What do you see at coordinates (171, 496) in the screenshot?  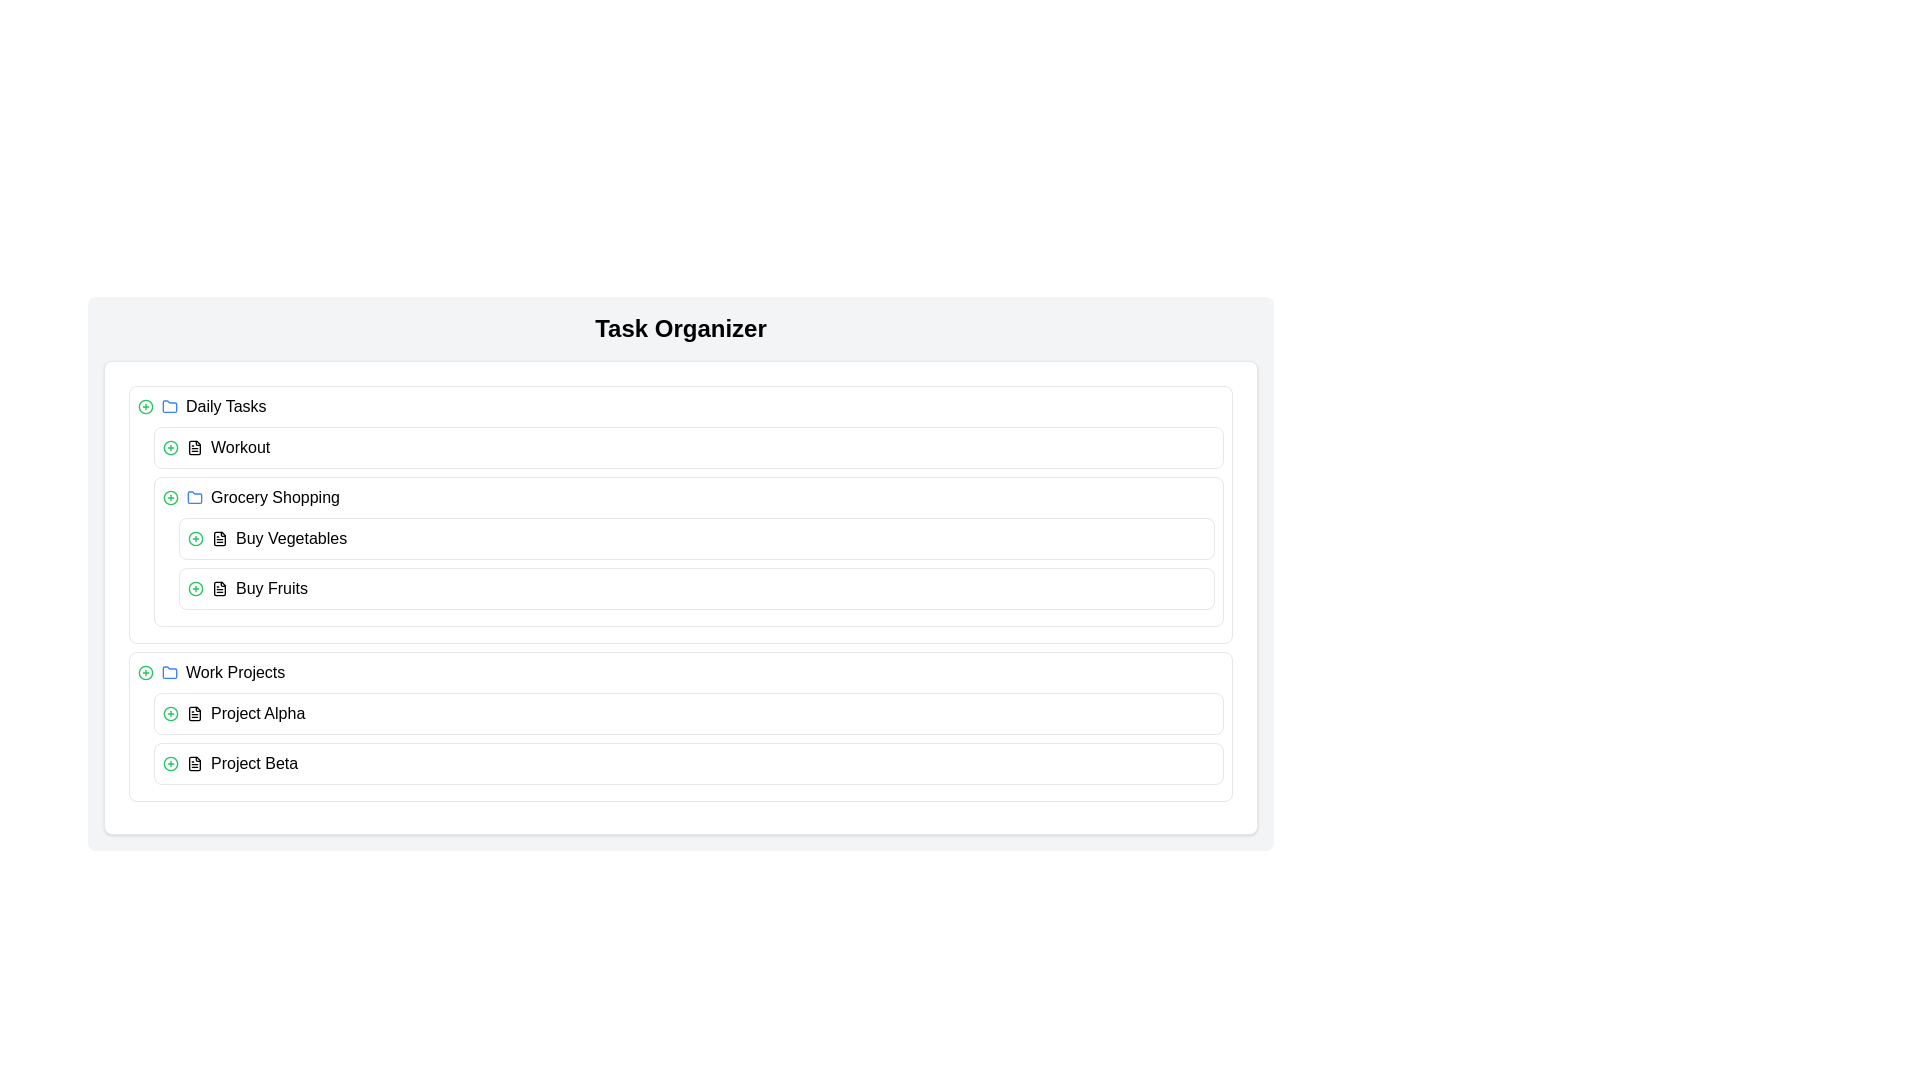 I see `the icon button located to the far left of the 'Grocery Shopping' text` at bounding box center [171, 496].